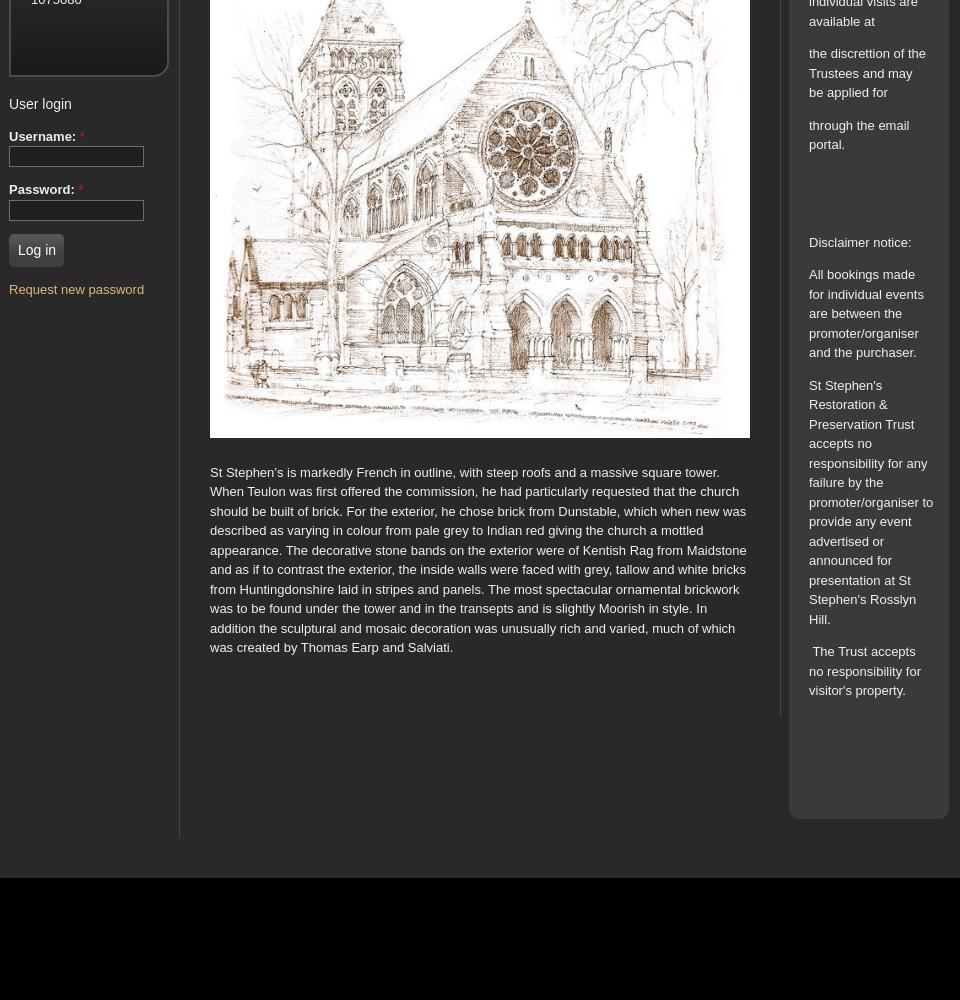  I want to click on 'through the email portal.', so click(808, 134).